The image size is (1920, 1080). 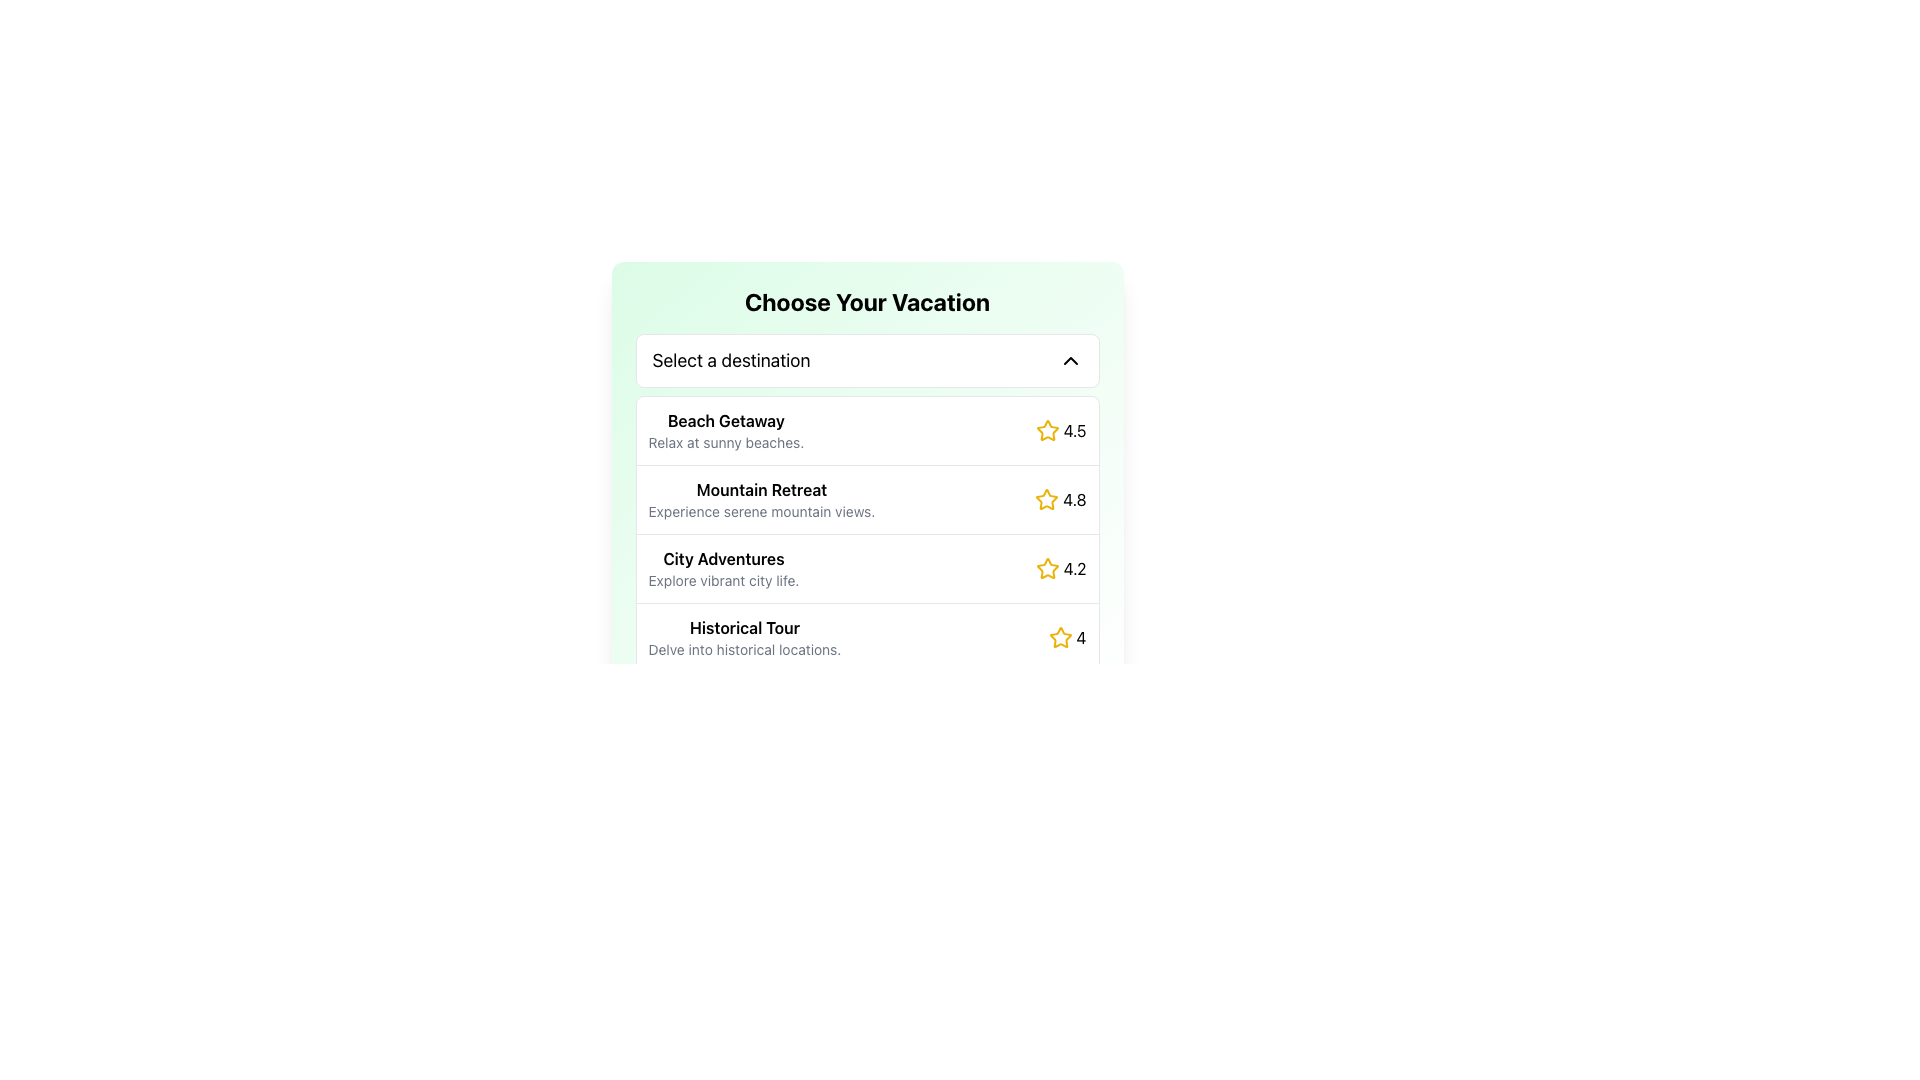 I want to click on text-label element serving as the title for the historical tour option in the vacation selection menu, positioned below 'City Adventures', so click(x=743, y=627).